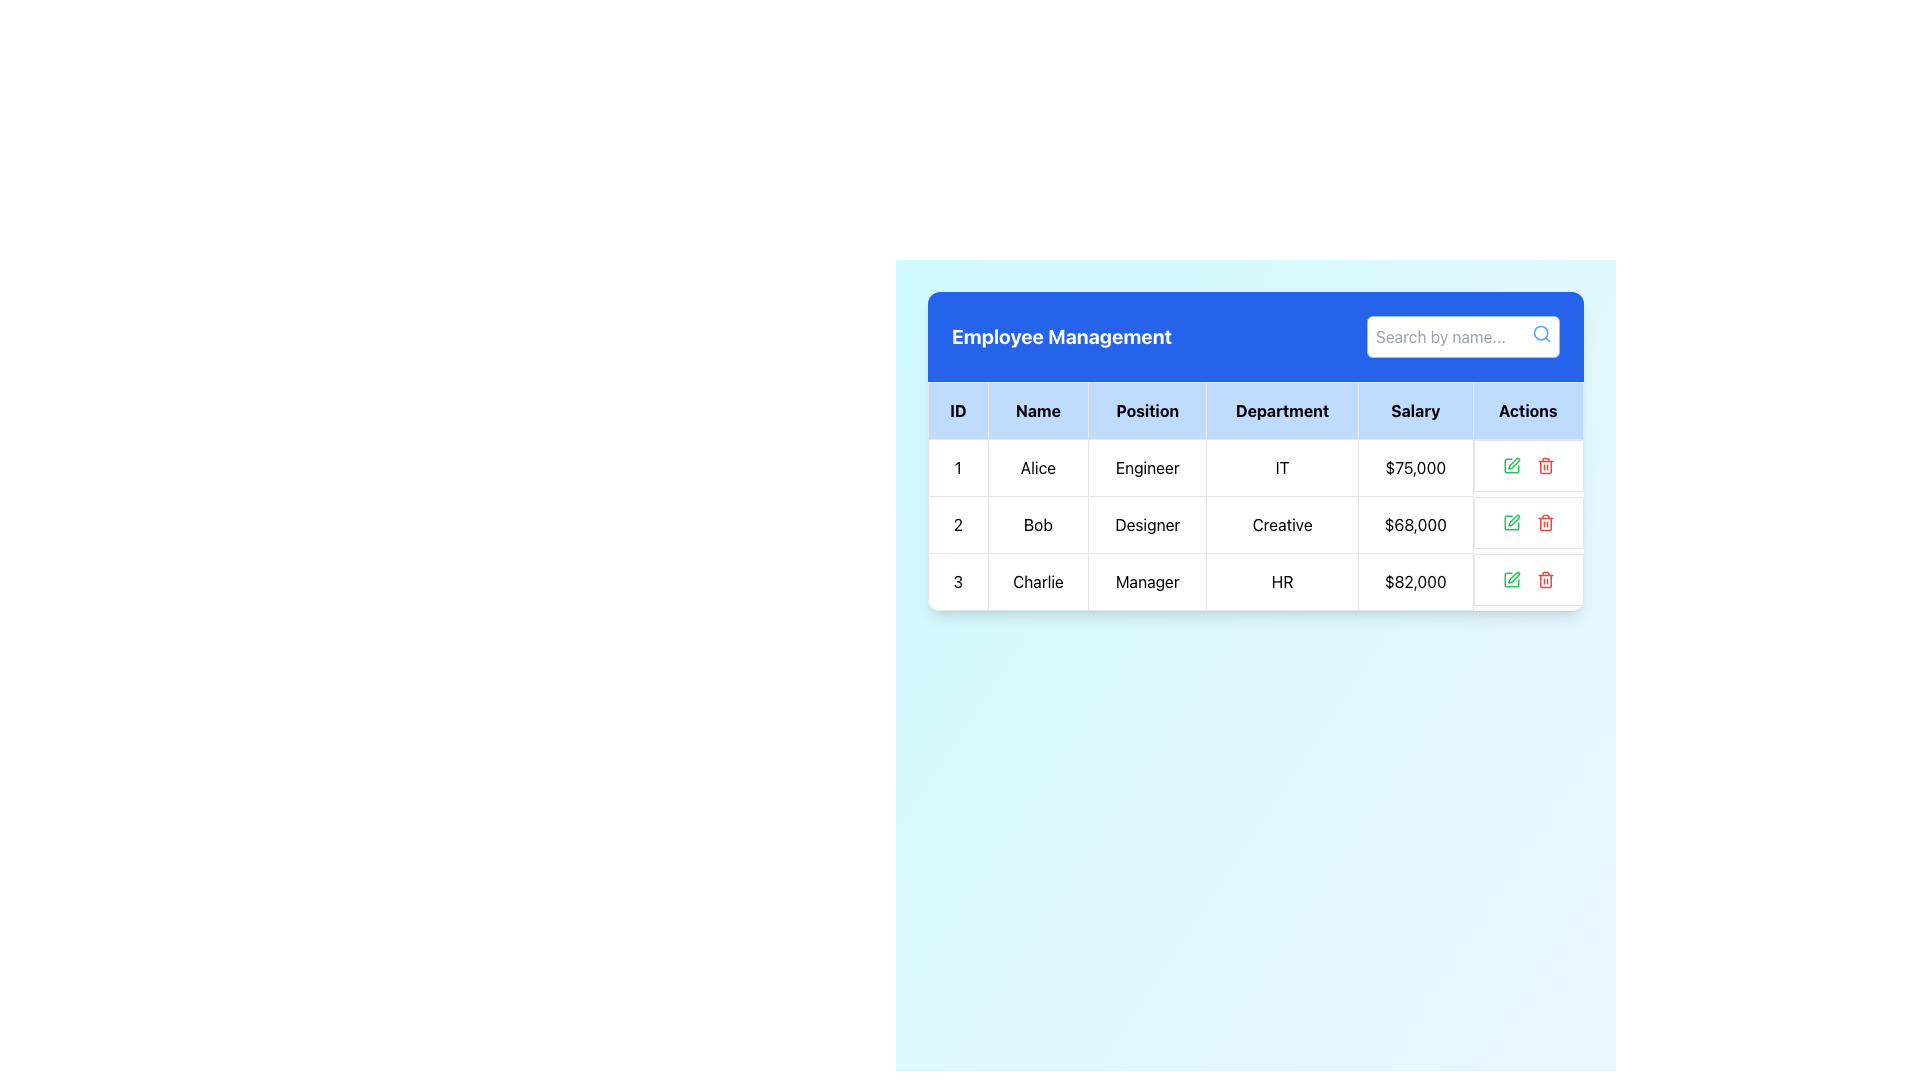 The width and height of the screenshot is (1920, 1080). Describe the element at coordinates (1414, 467) in the screenshot. I see `the salary information cell for the employee 'Alice' in the 'Employee Management' table, located in the fifth column of the first data row` at that location.